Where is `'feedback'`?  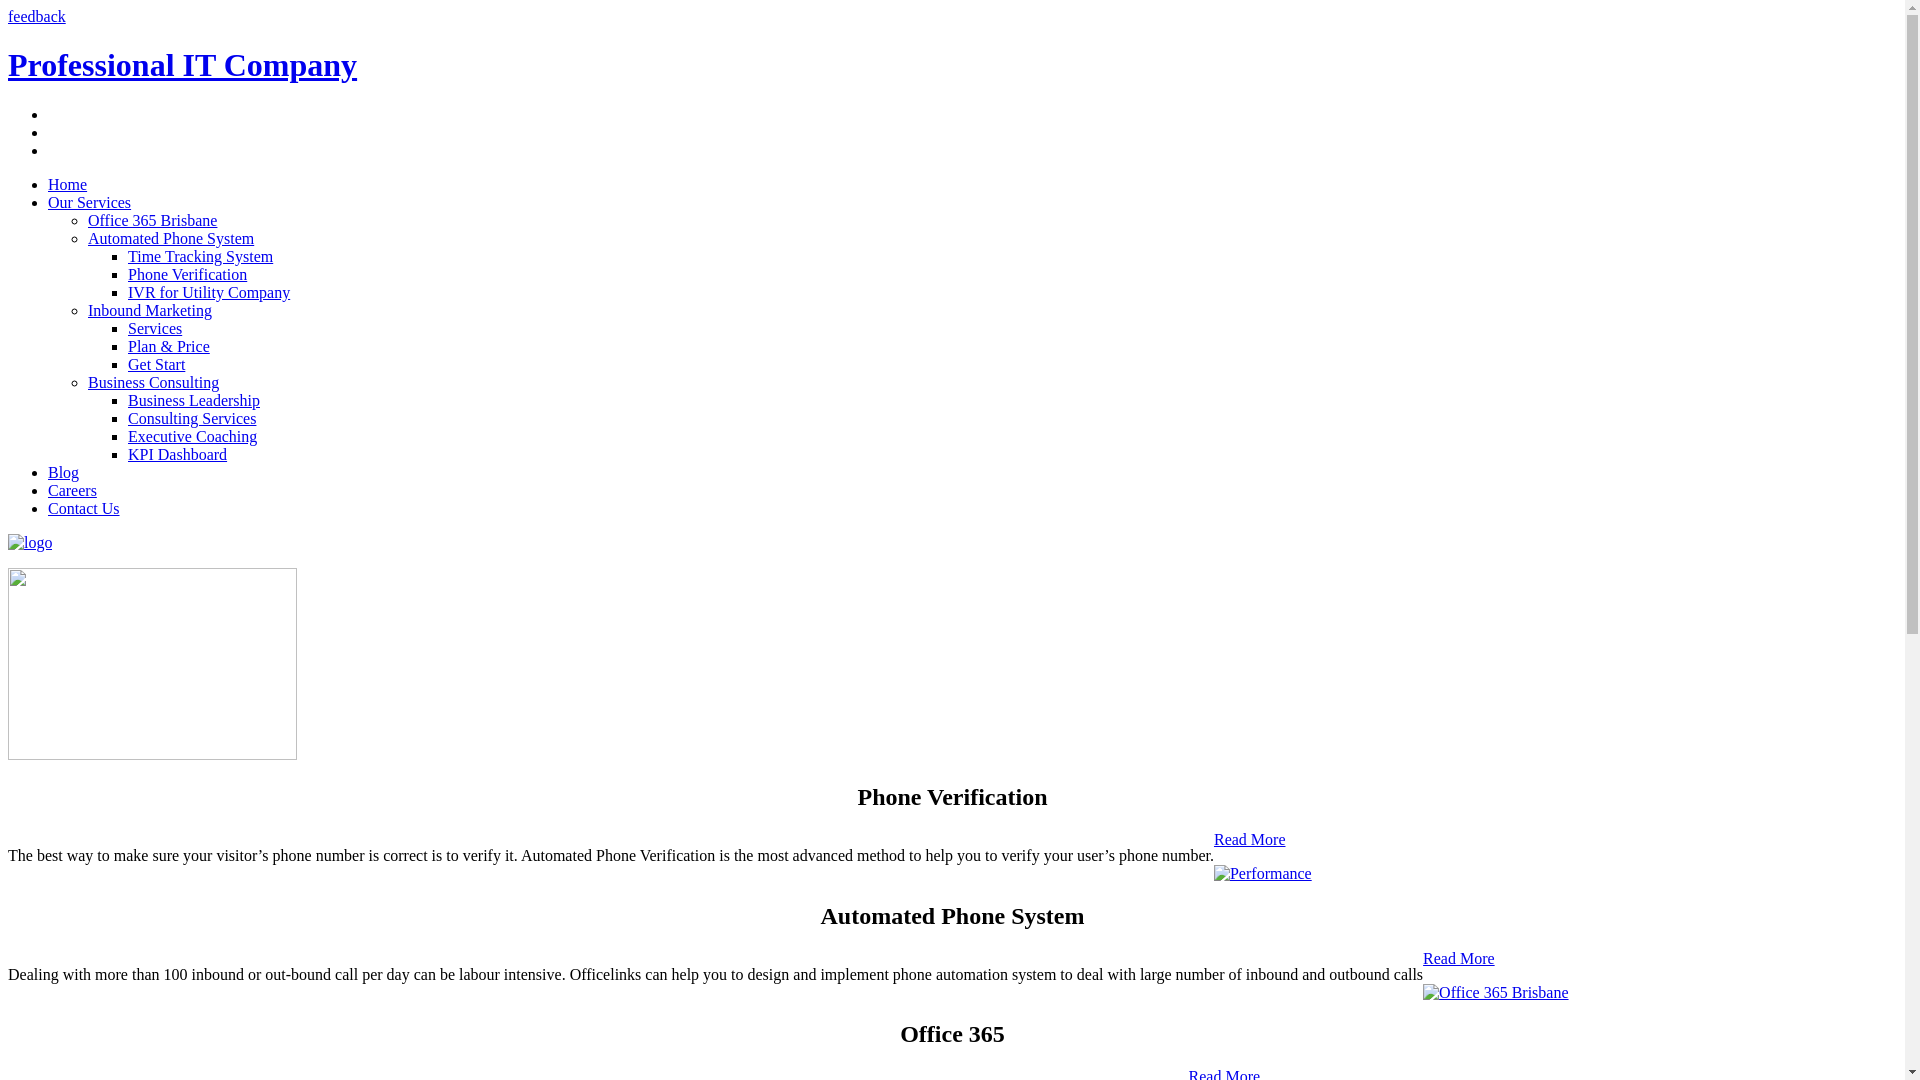 'feedback' is located at coordinates (37, 16).